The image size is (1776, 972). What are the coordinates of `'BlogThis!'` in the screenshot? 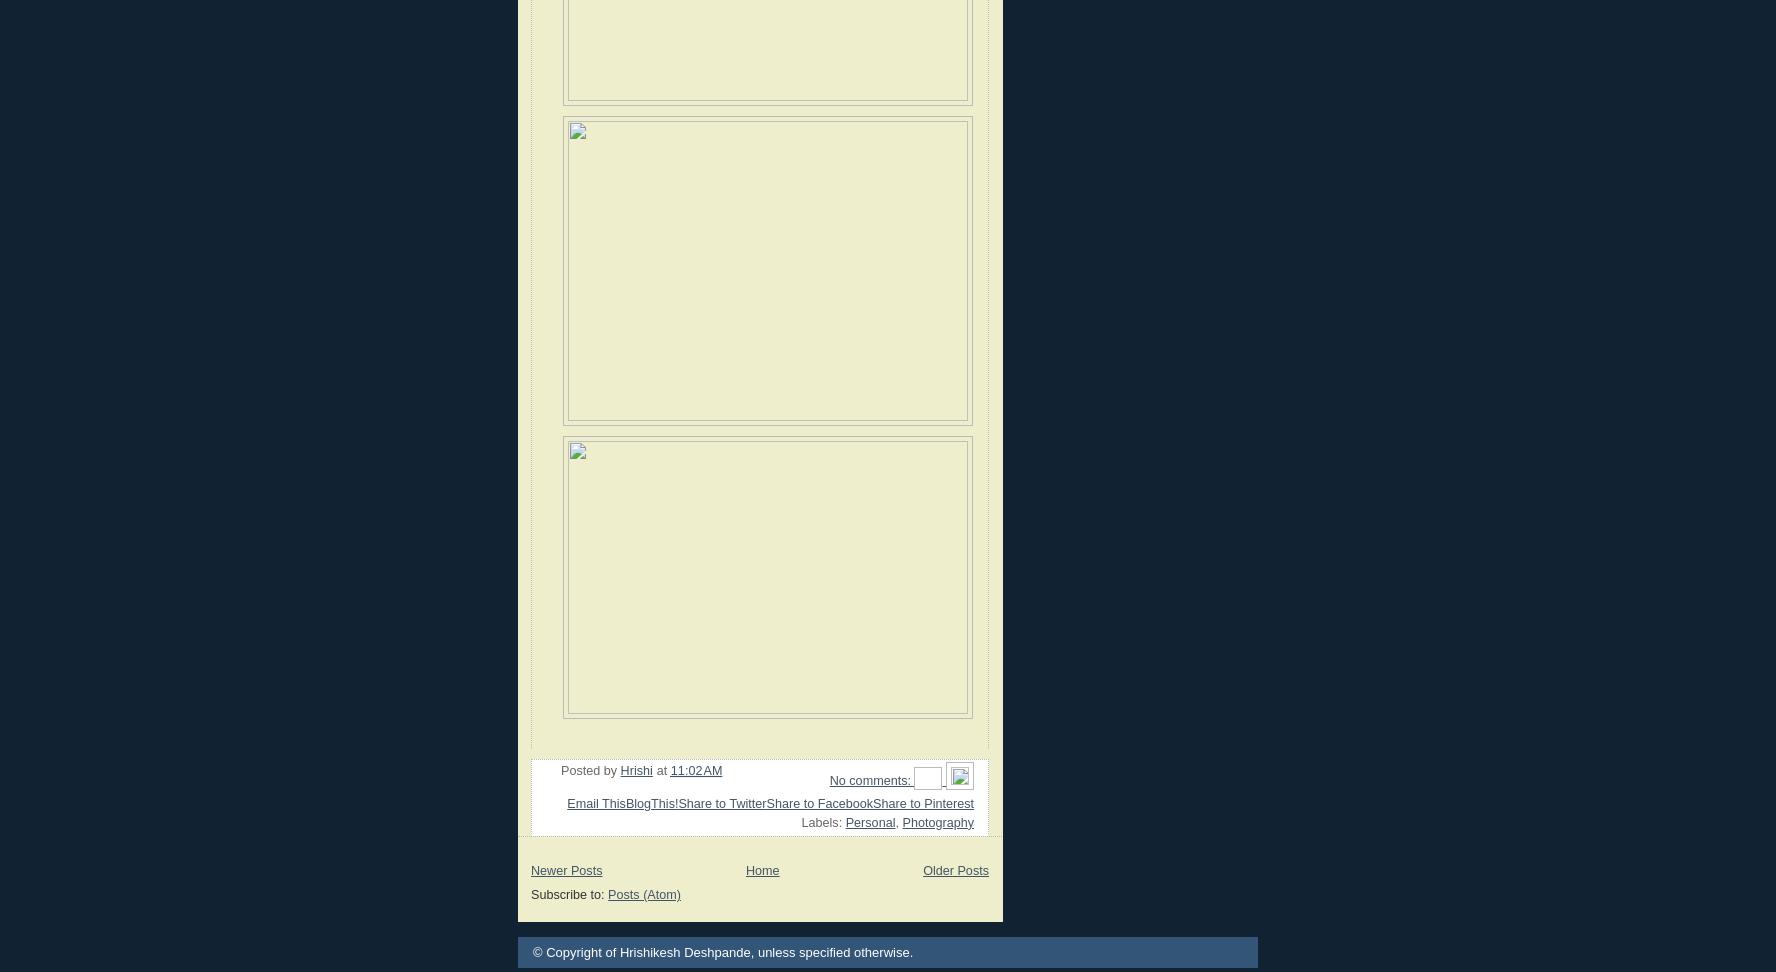 It's located at (650, 801).